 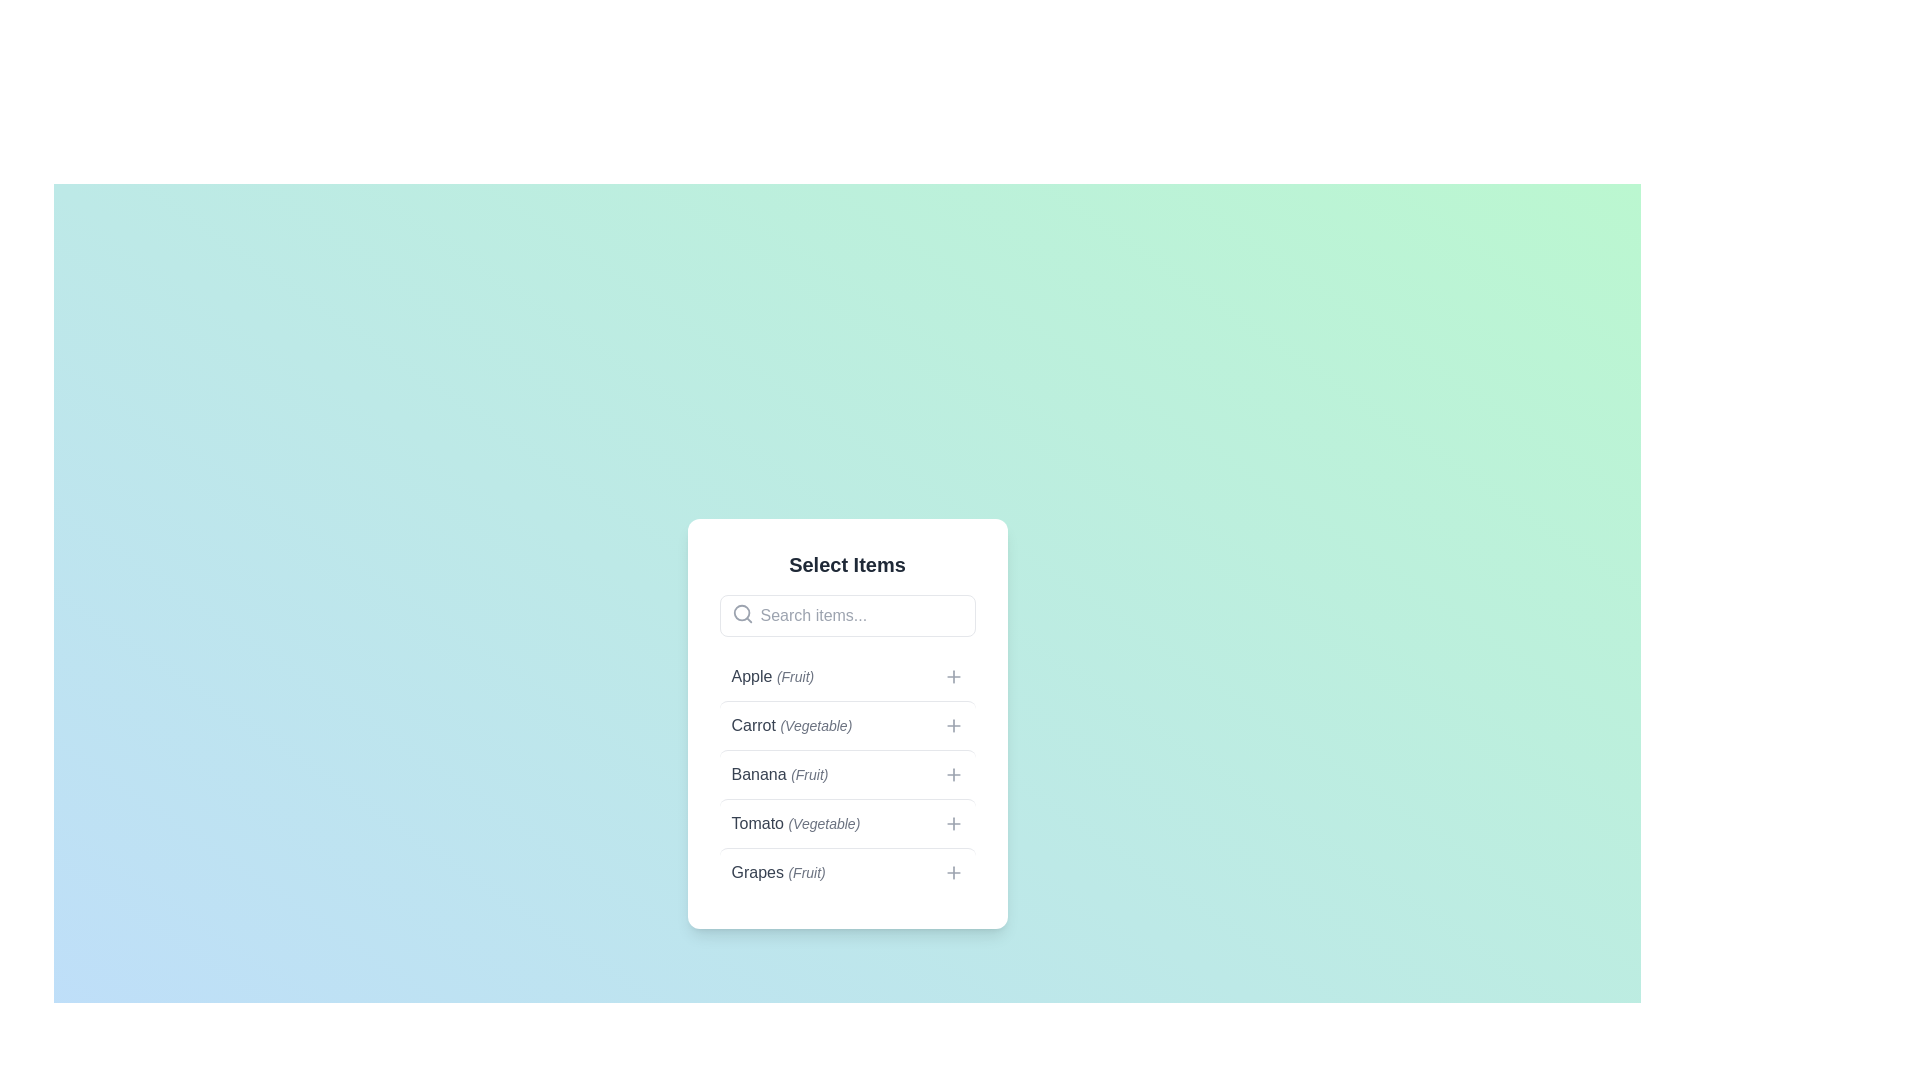 What do you see at coordinates (824, 824) in the screenshot?
I see `the text label reading '(Vegetable)' which is styled in gray and positioned to the right of the main text 'Tomato' within the 'Select Items' modal` at bounding box center [824, 824].